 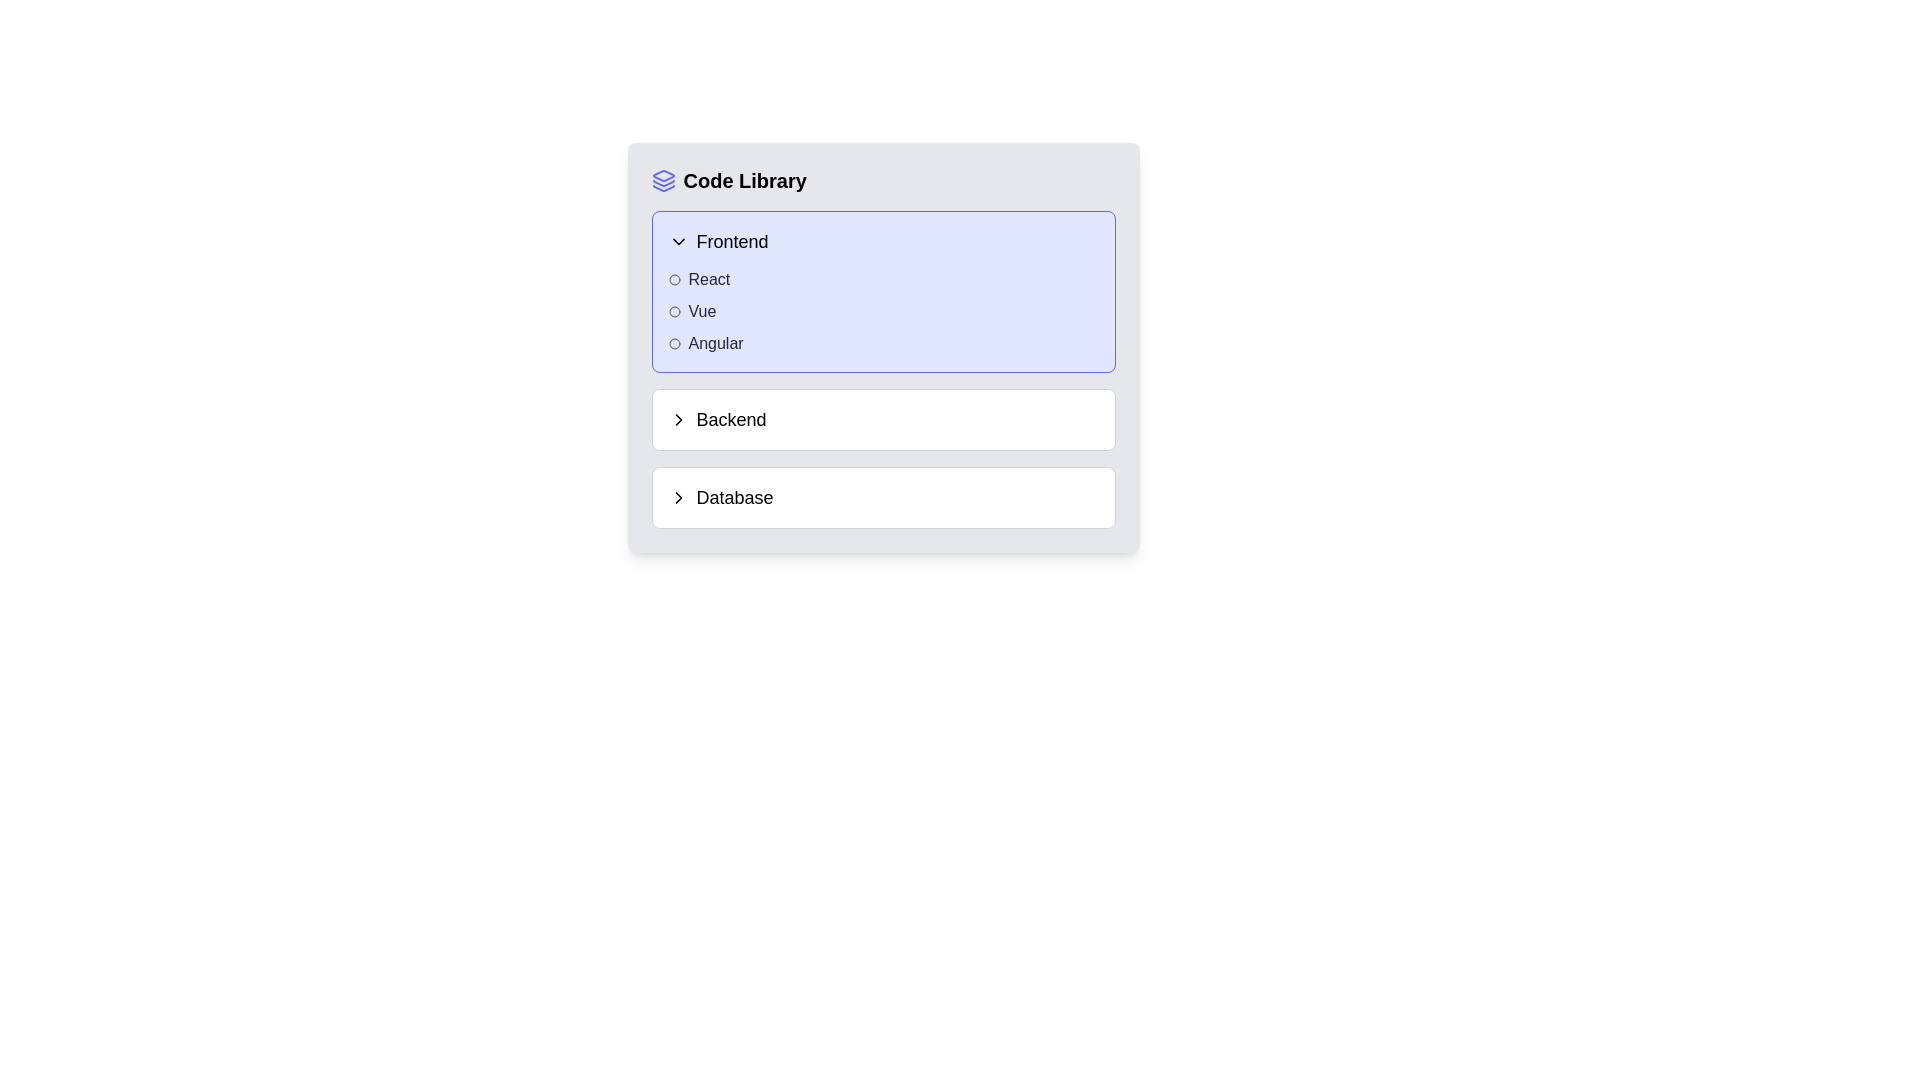 What do you see at coordinates (678, 241) in the screenshot?
I see `the right-pointing chevron icon` at bounding box center [678, 241].